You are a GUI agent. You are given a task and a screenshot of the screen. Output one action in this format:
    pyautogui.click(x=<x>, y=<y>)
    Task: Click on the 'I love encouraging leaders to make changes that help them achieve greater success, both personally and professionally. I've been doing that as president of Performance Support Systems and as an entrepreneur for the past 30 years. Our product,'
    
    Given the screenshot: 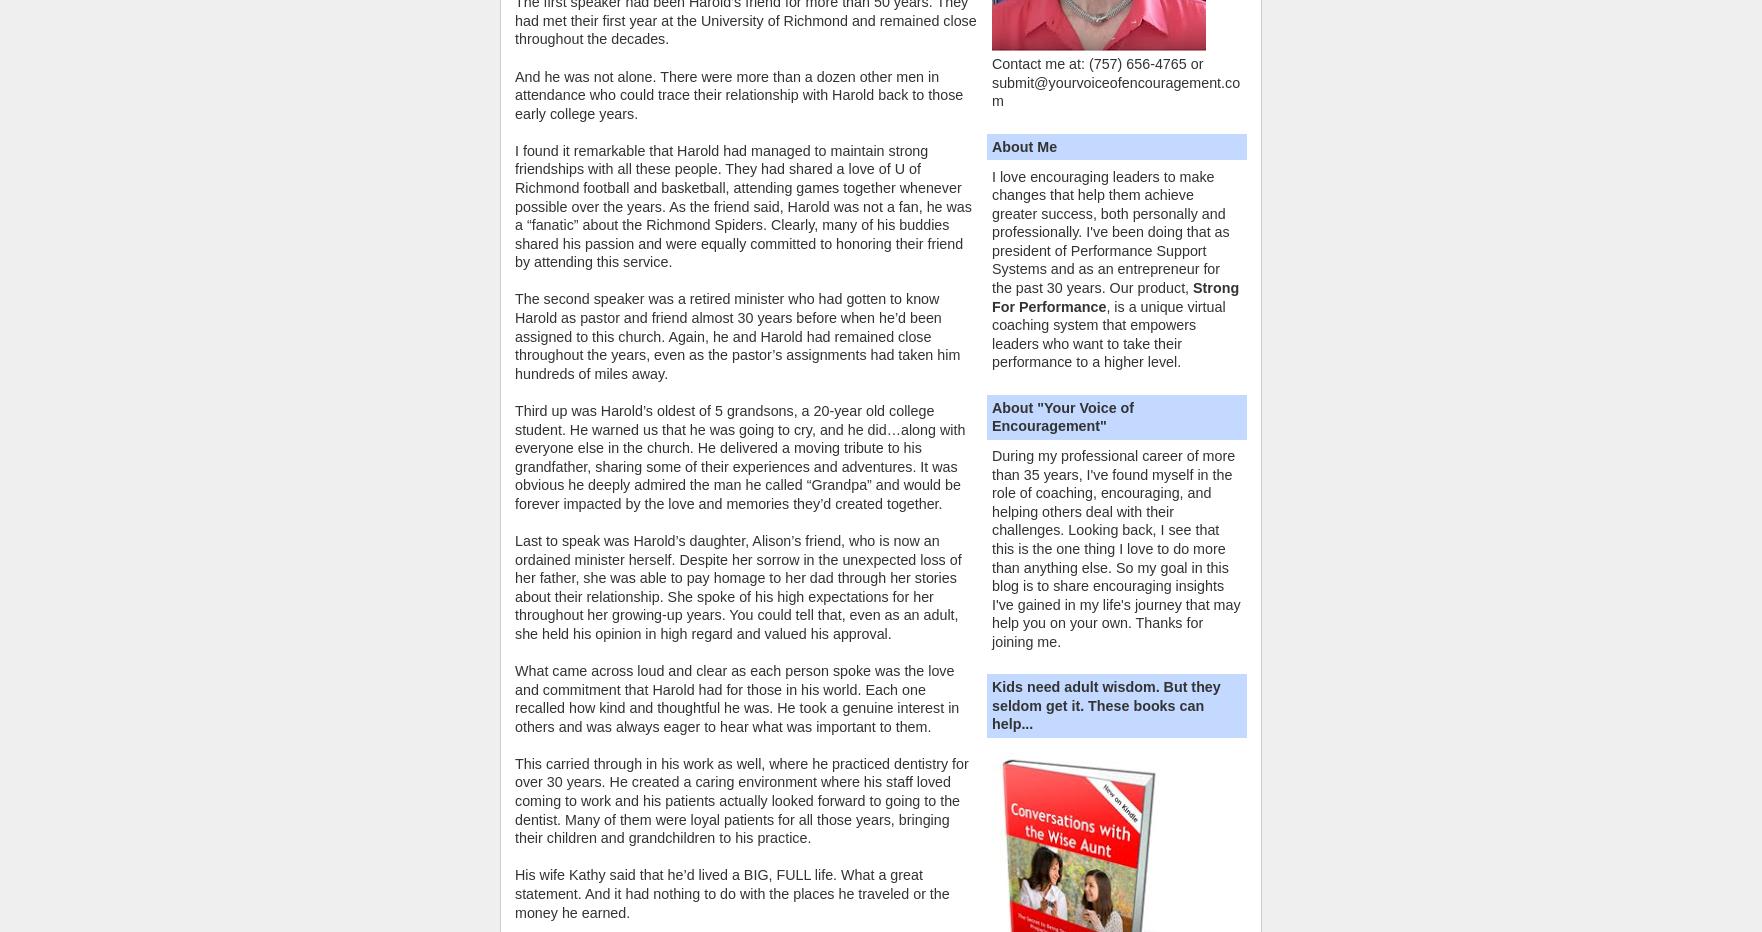 What is the action you would take?
    pyautogui.click(x=1110, y=231)
    